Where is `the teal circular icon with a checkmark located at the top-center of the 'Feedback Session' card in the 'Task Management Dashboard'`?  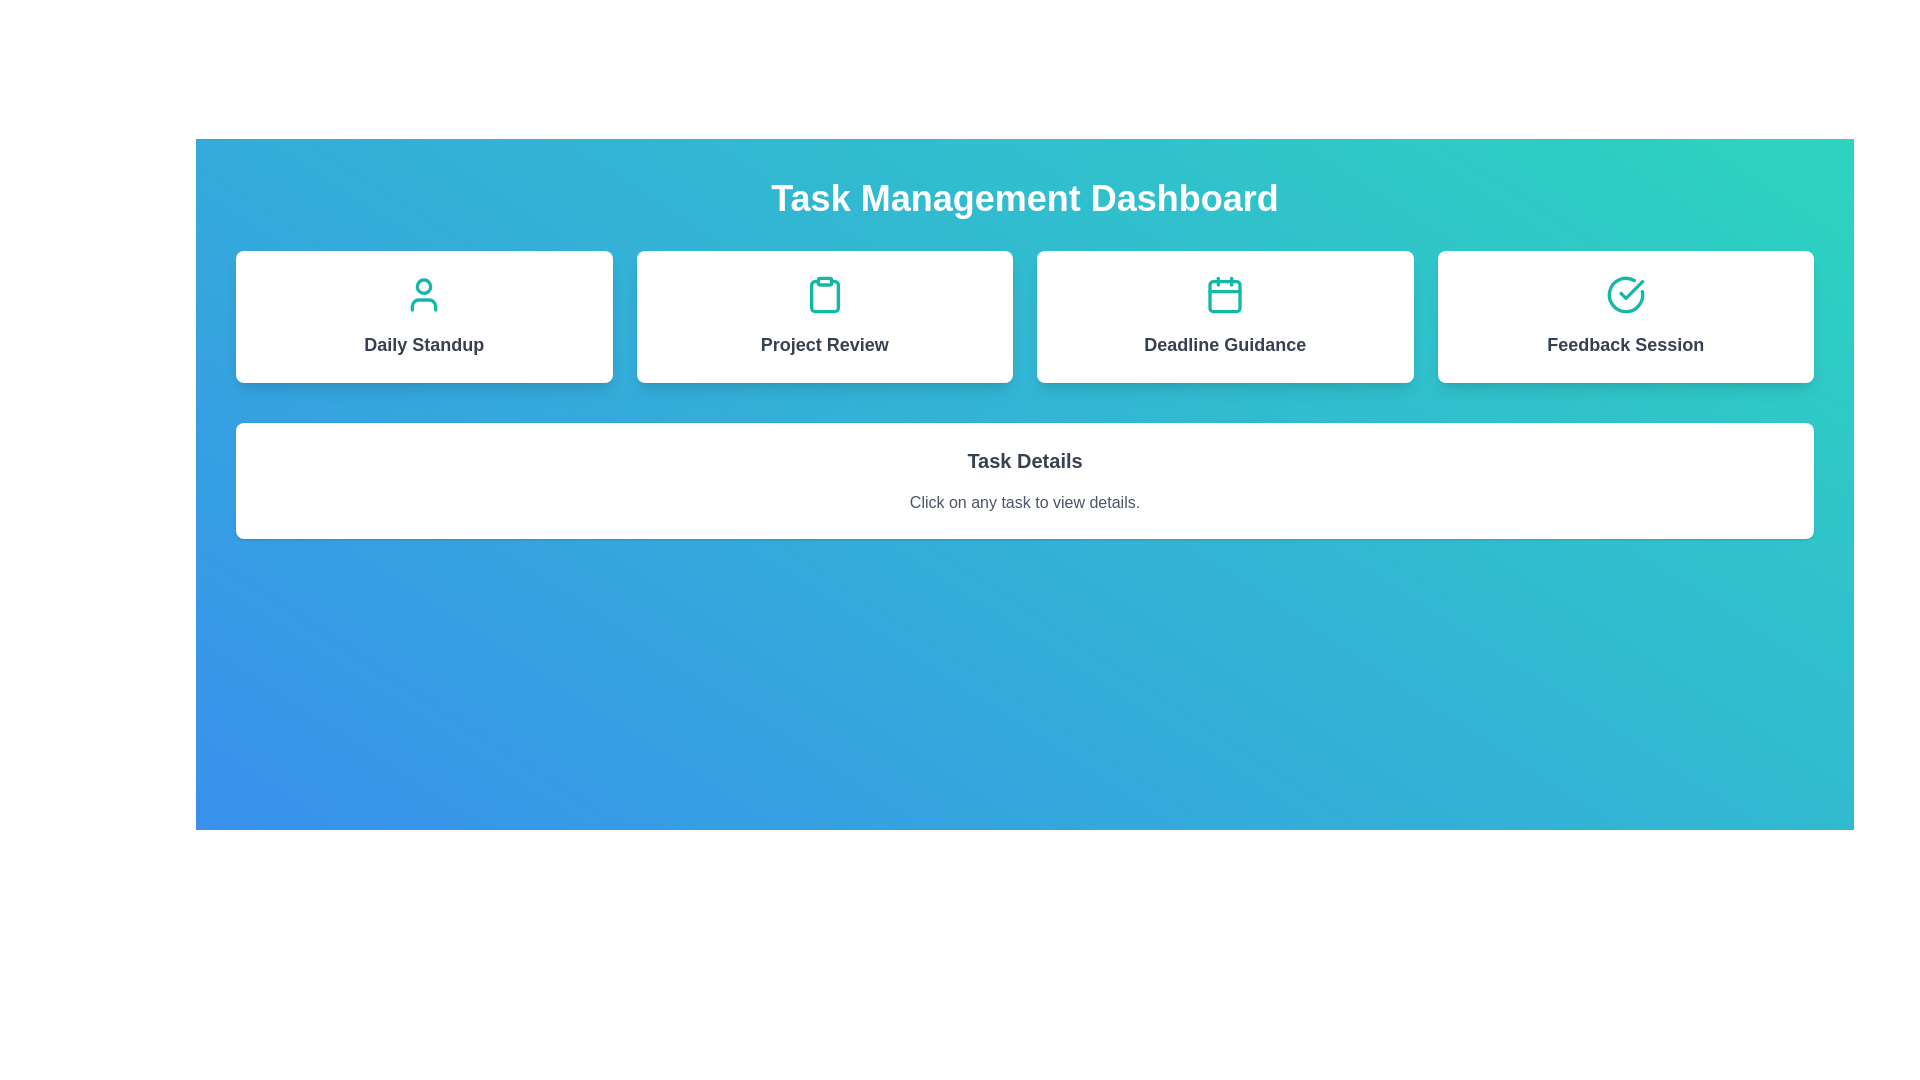 the teal circular icon with a checkmark located at the top-center of the 'Feedback Session' card in the 'Task Management Dashboard' is located at coordinates (1625, 294).